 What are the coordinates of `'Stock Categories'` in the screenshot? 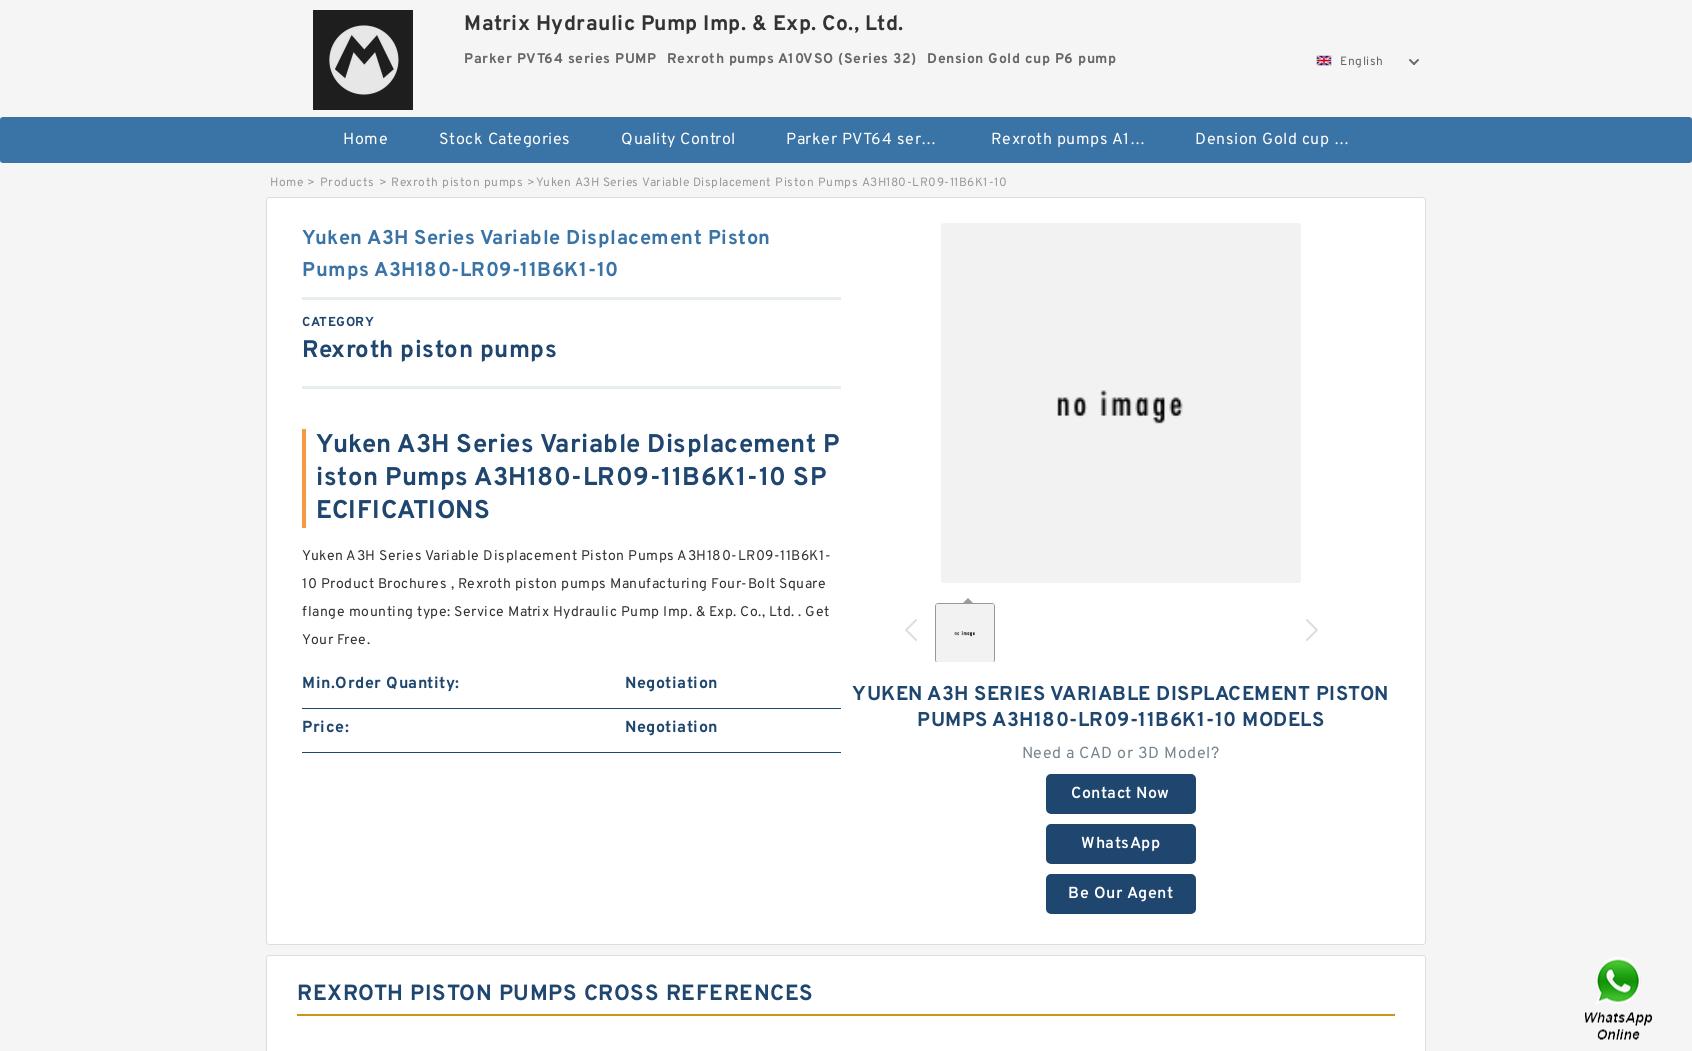 It's located at (504, 138).